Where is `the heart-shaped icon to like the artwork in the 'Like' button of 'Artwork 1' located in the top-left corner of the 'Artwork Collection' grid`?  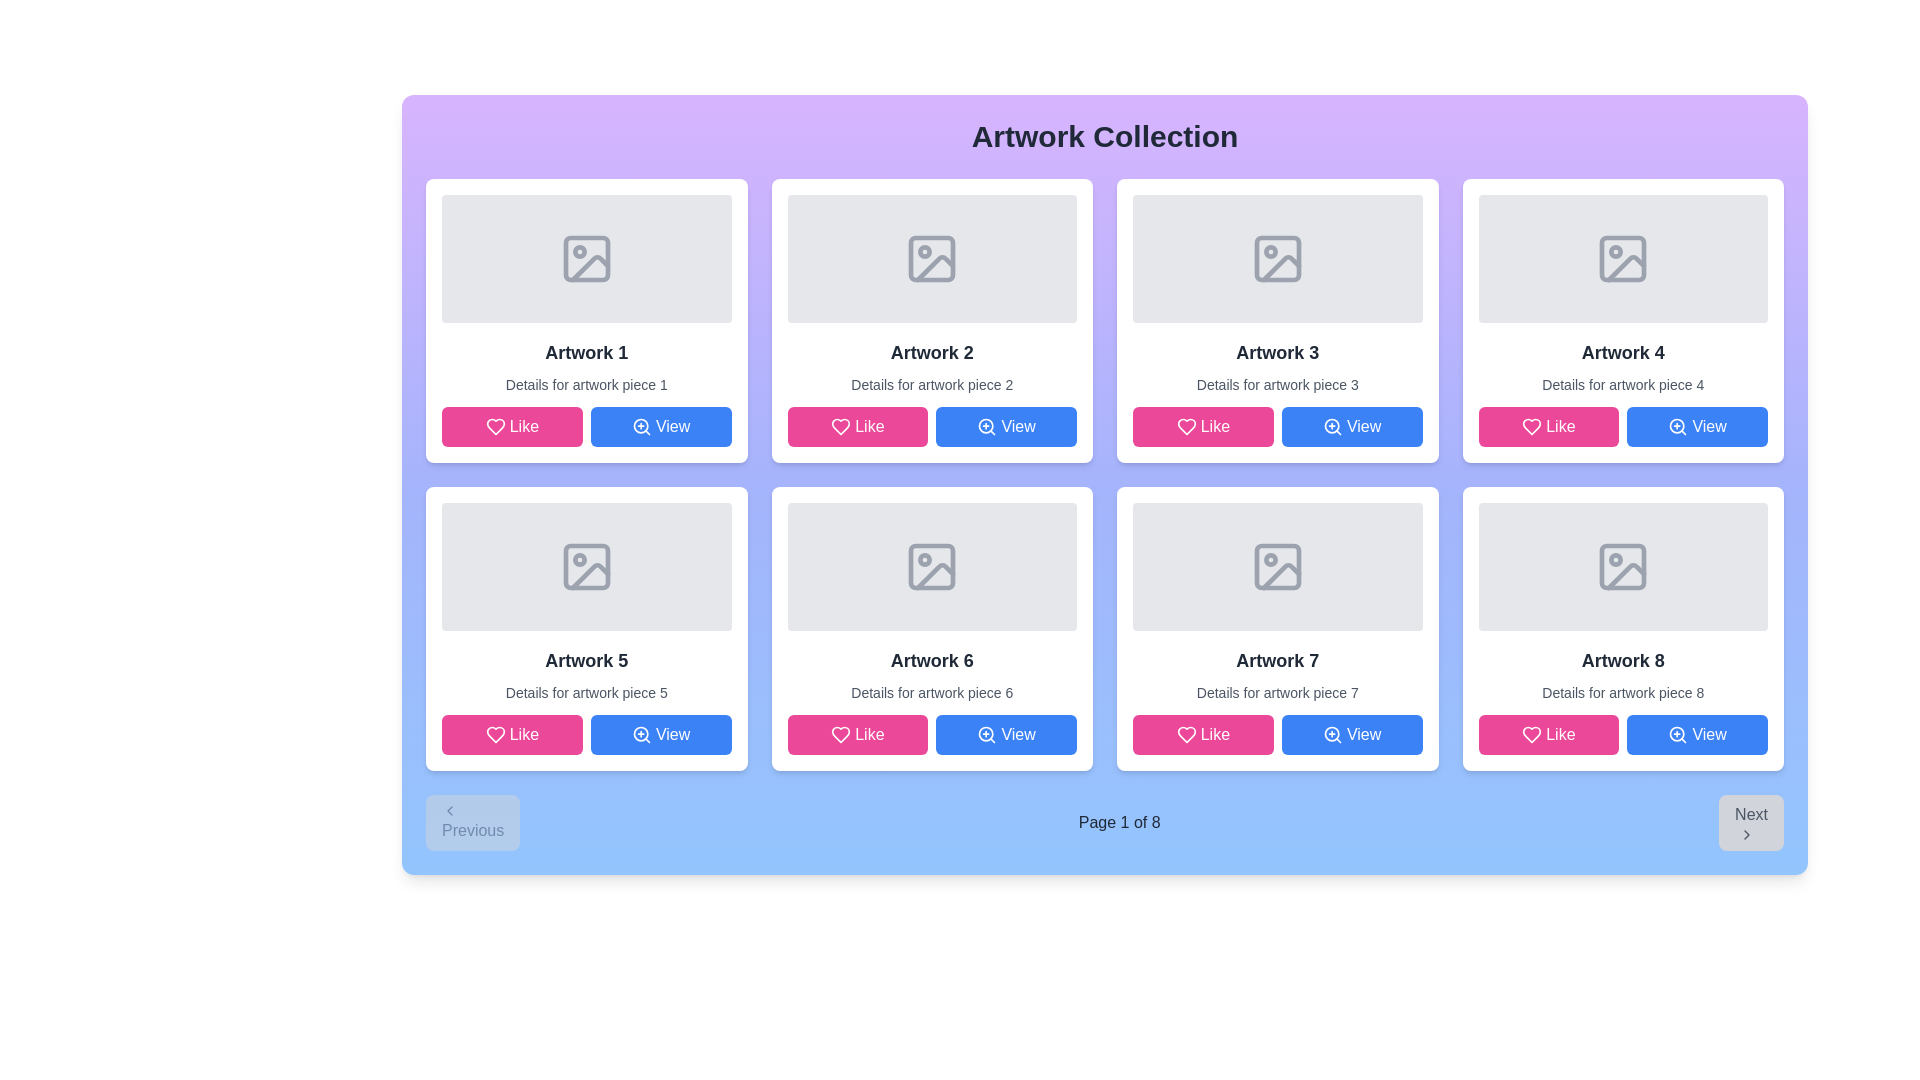
the heart-shaped icon to like the artwork in the 'Like' button of 'Artwork 1' located in the top-left corner of the 'Artwork Collection' grid is located at coordinates (495, 426).